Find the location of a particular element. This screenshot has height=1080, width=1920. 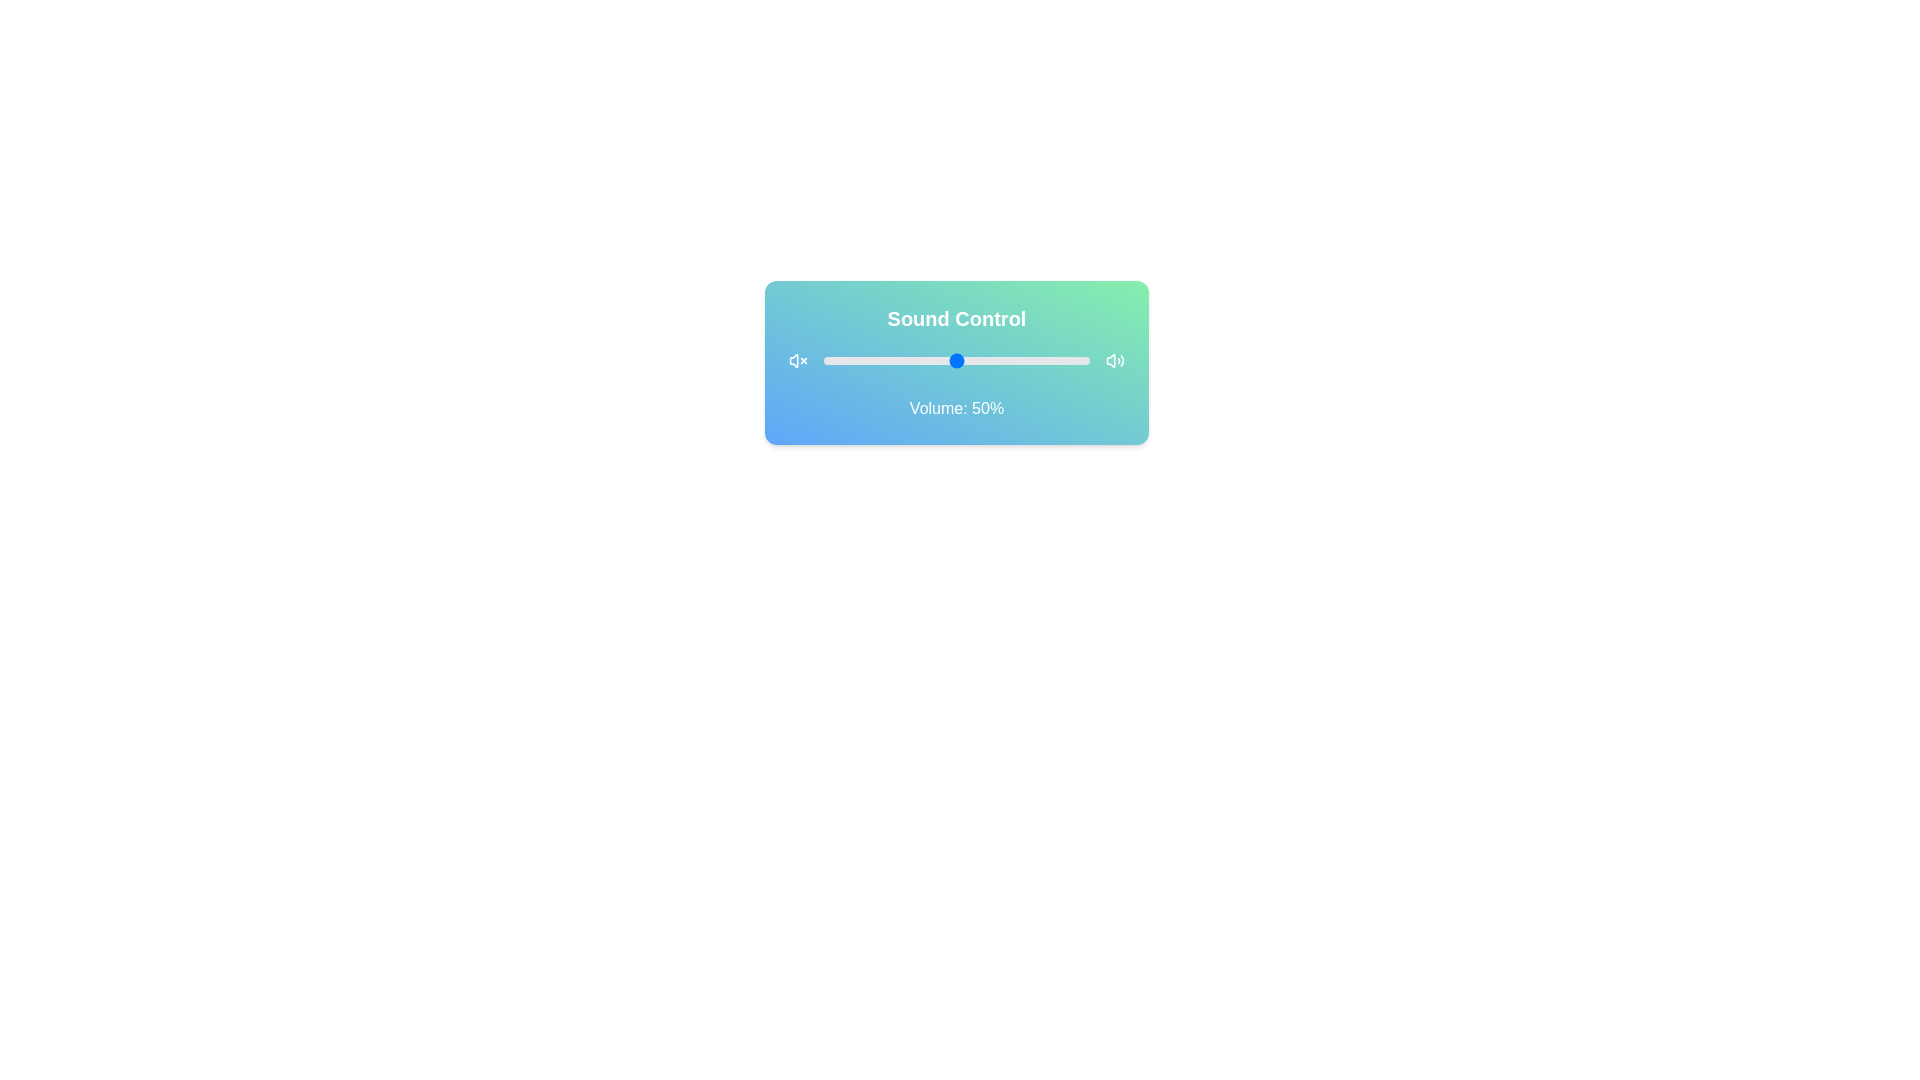

the volume slider is located at coordinates (866, 361).